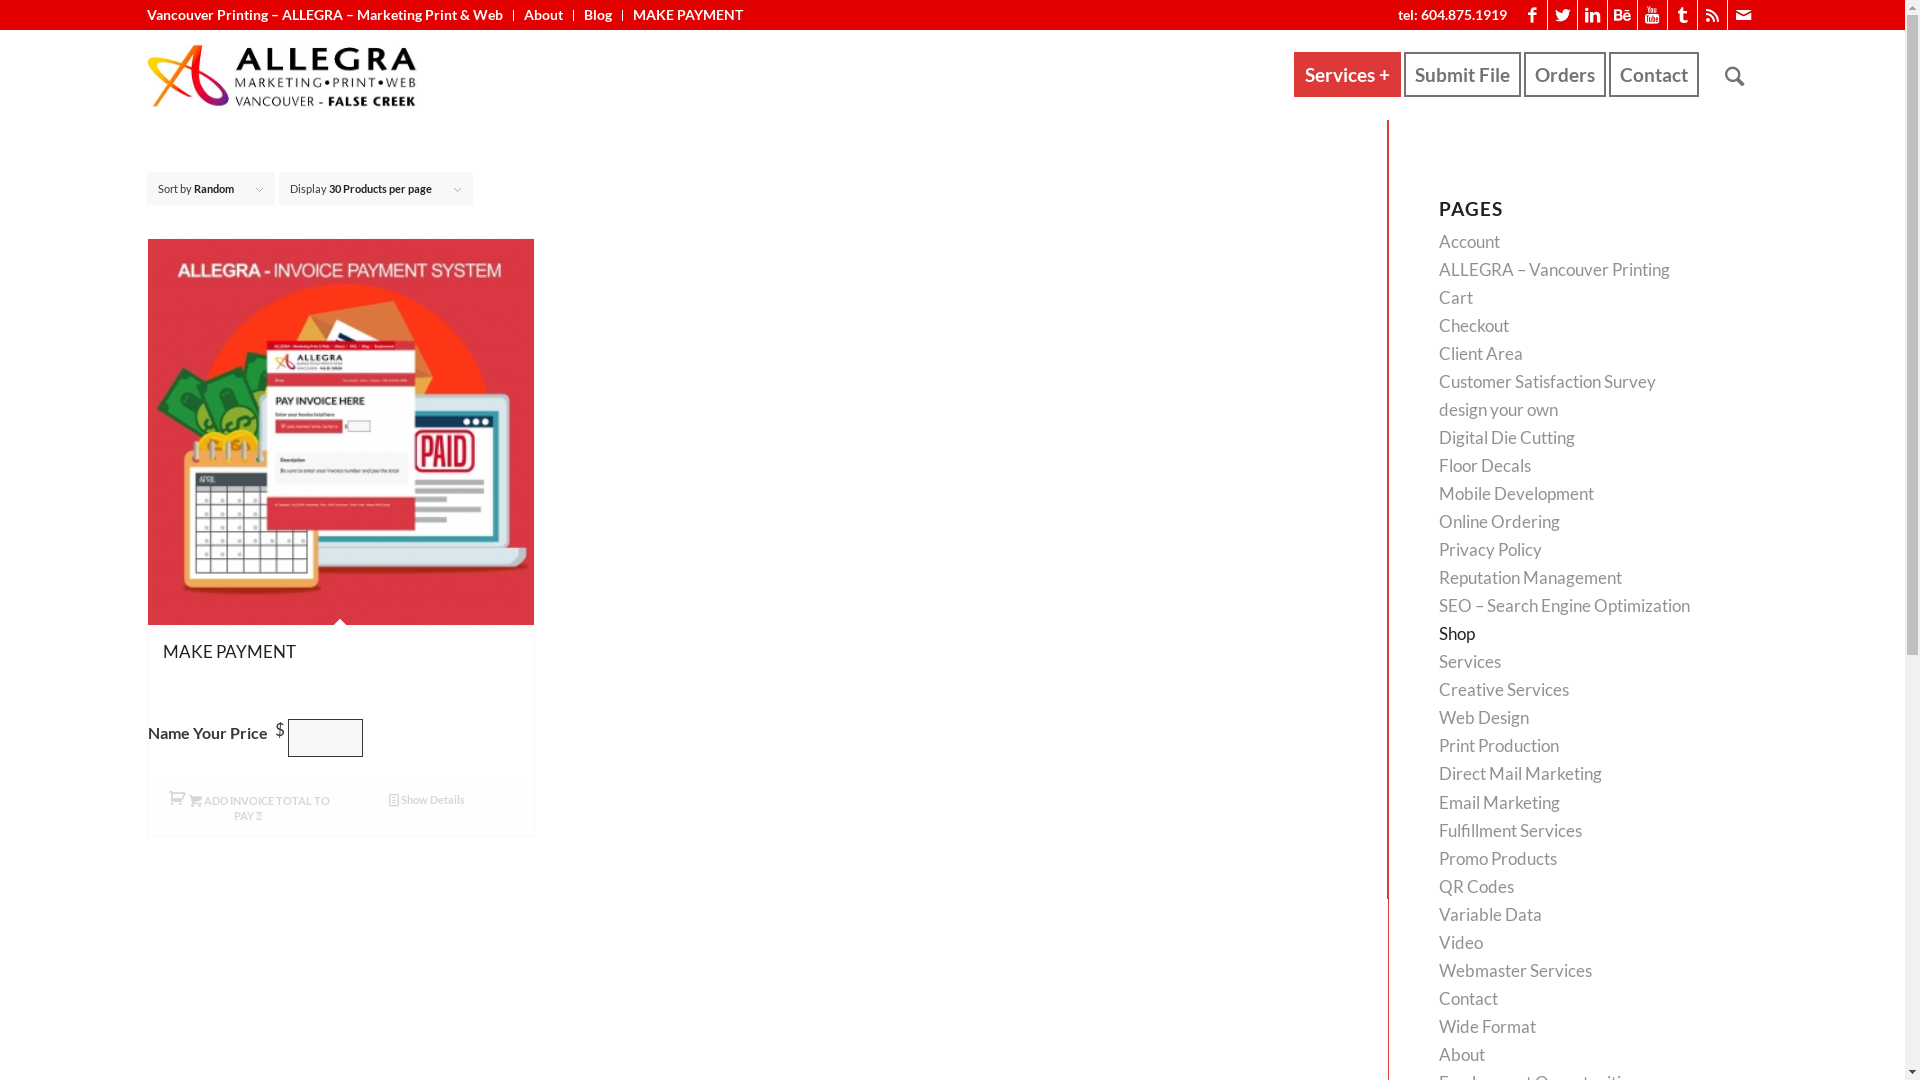  I want to click on 'Linkedin', so click(1591, 15).